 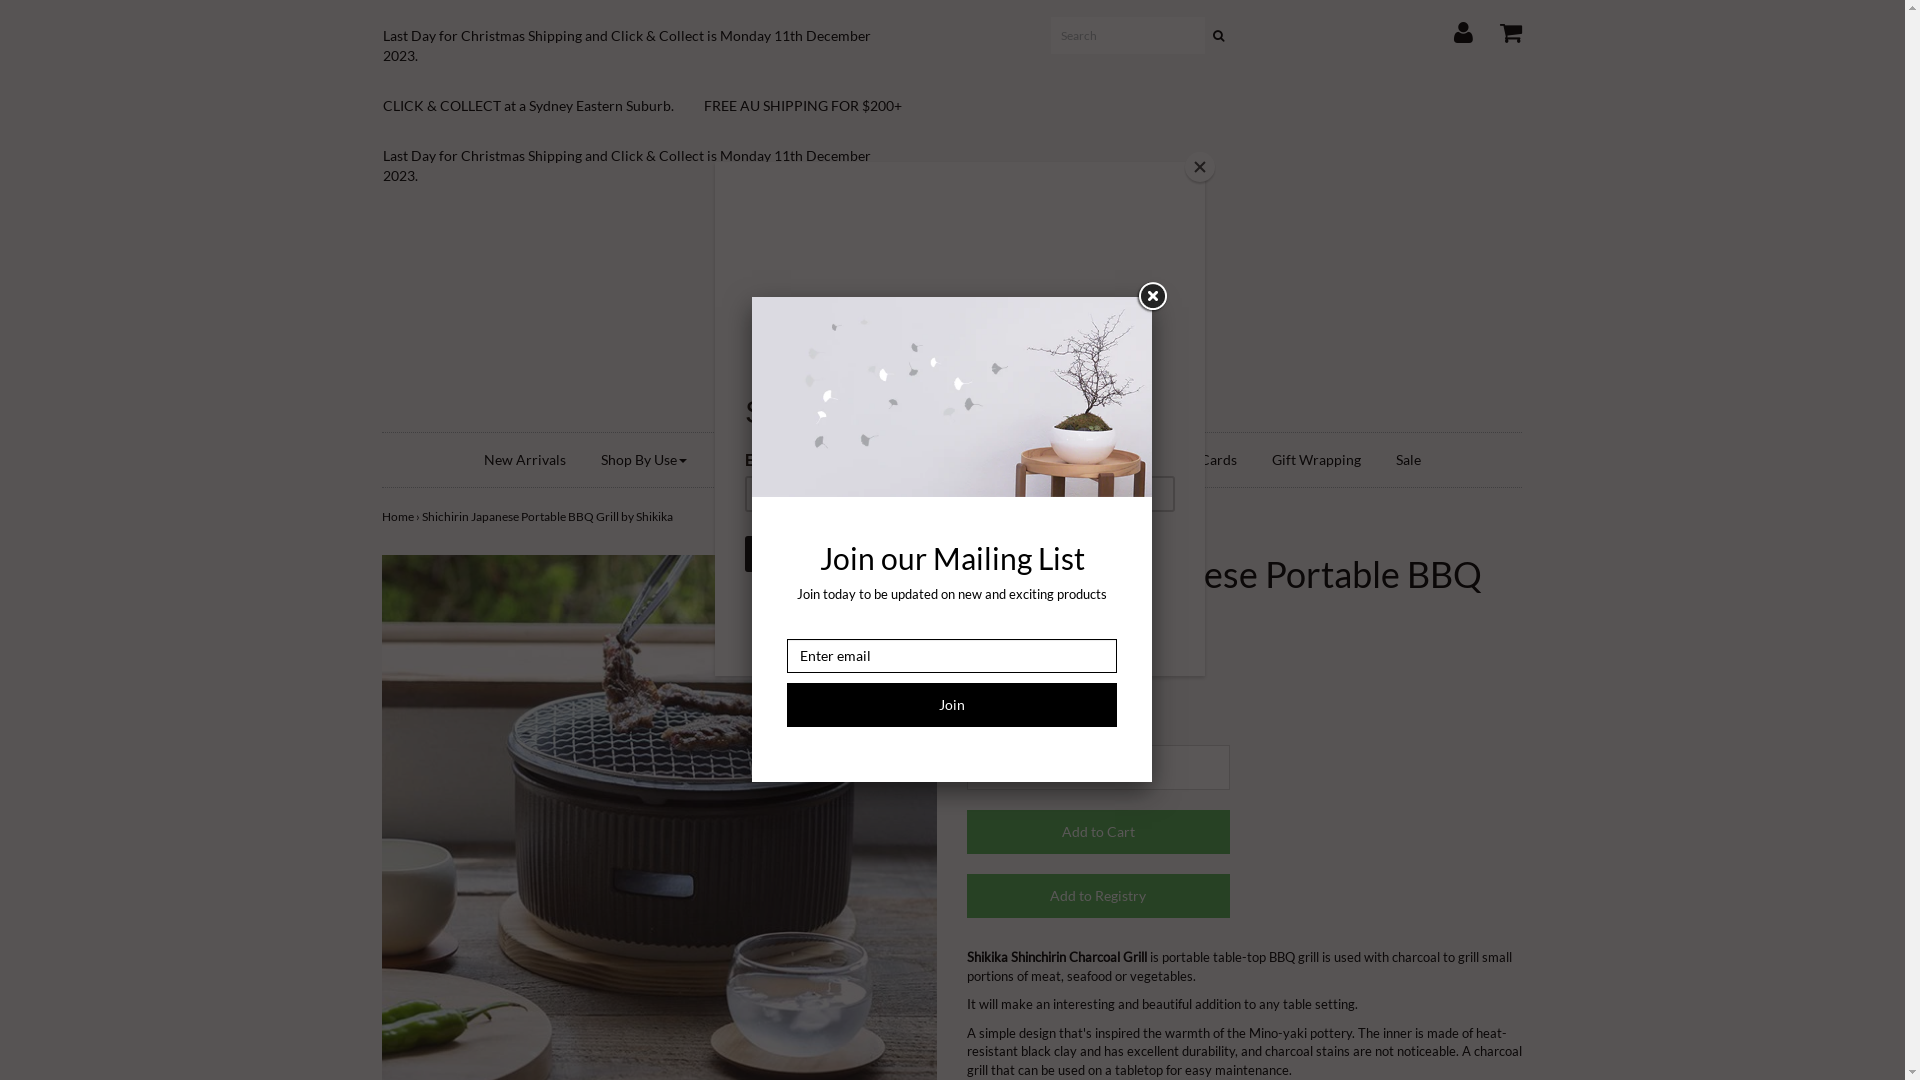 I want to click on 'Add to Registry', so click(x=966, y=894).